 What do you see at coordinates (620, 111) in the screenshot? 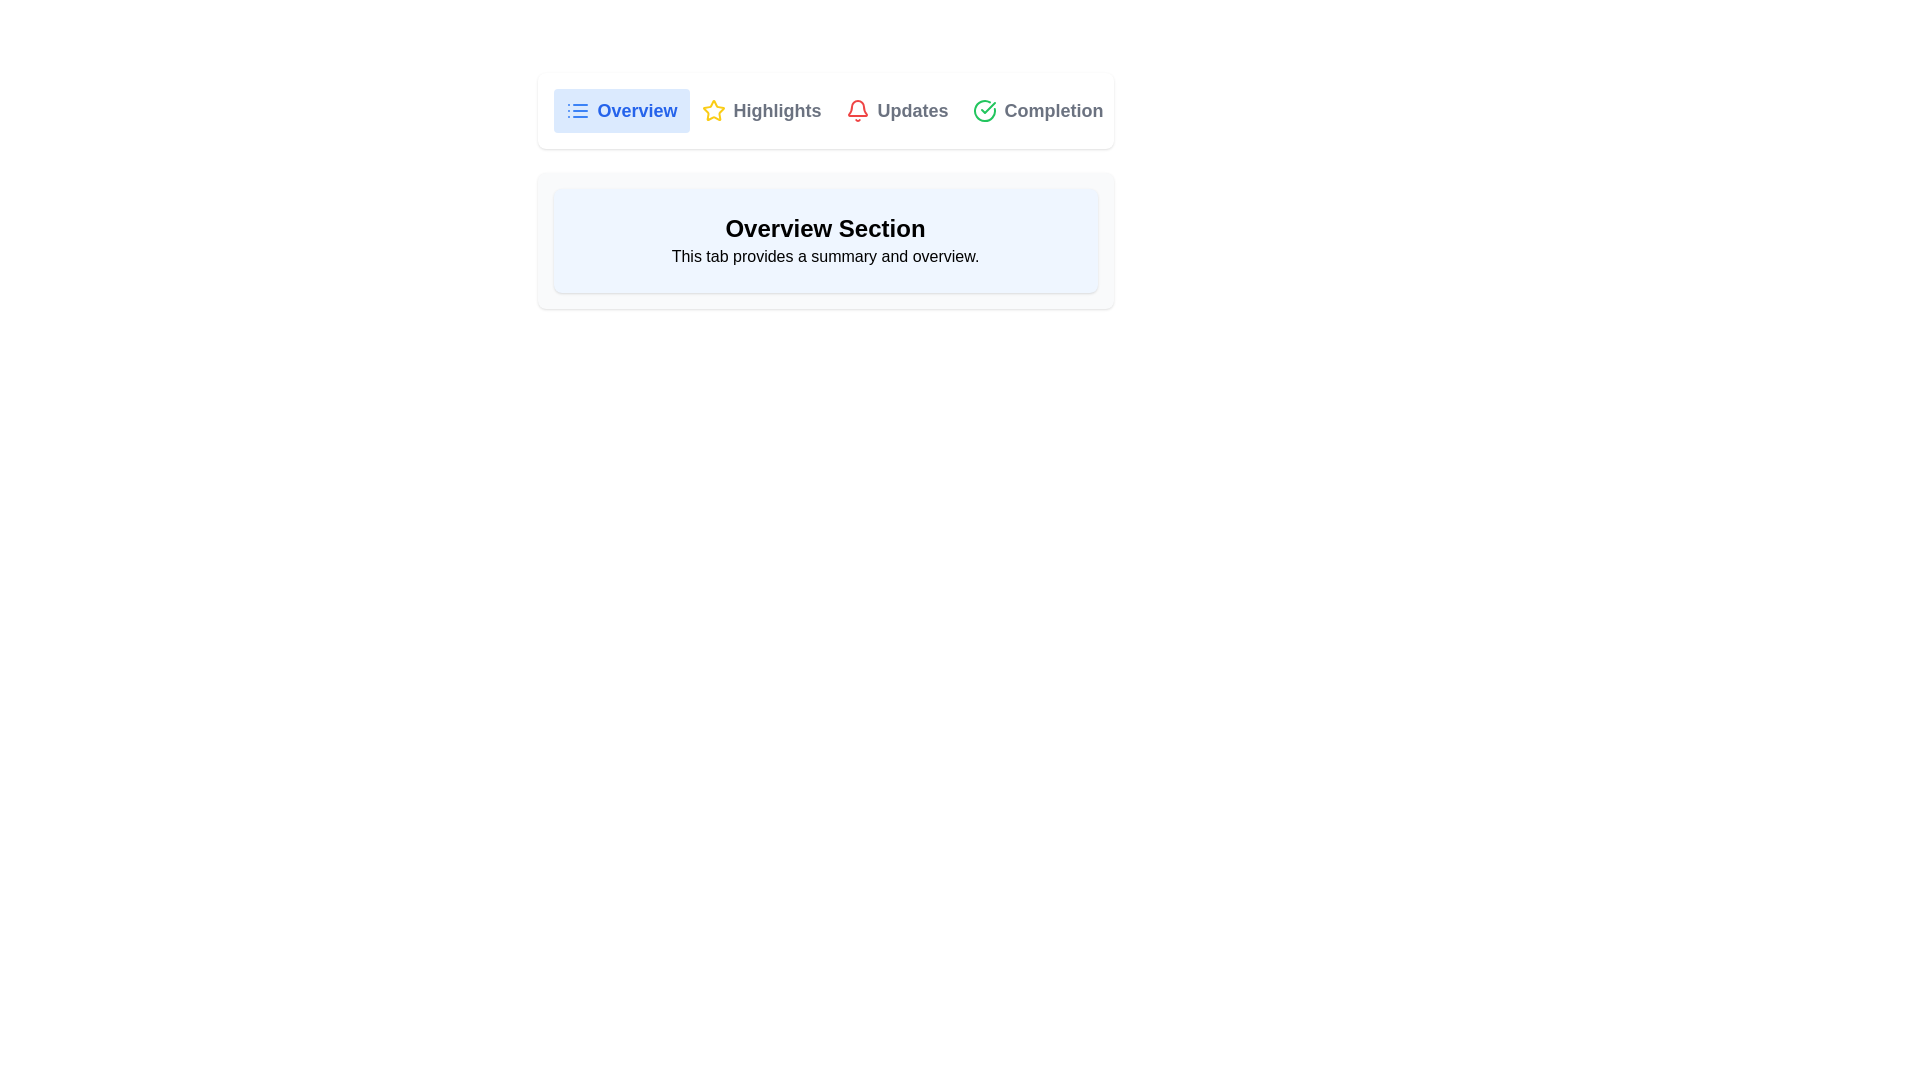
I see `the 'Overview' tab button` at bounding box center [620, 111].